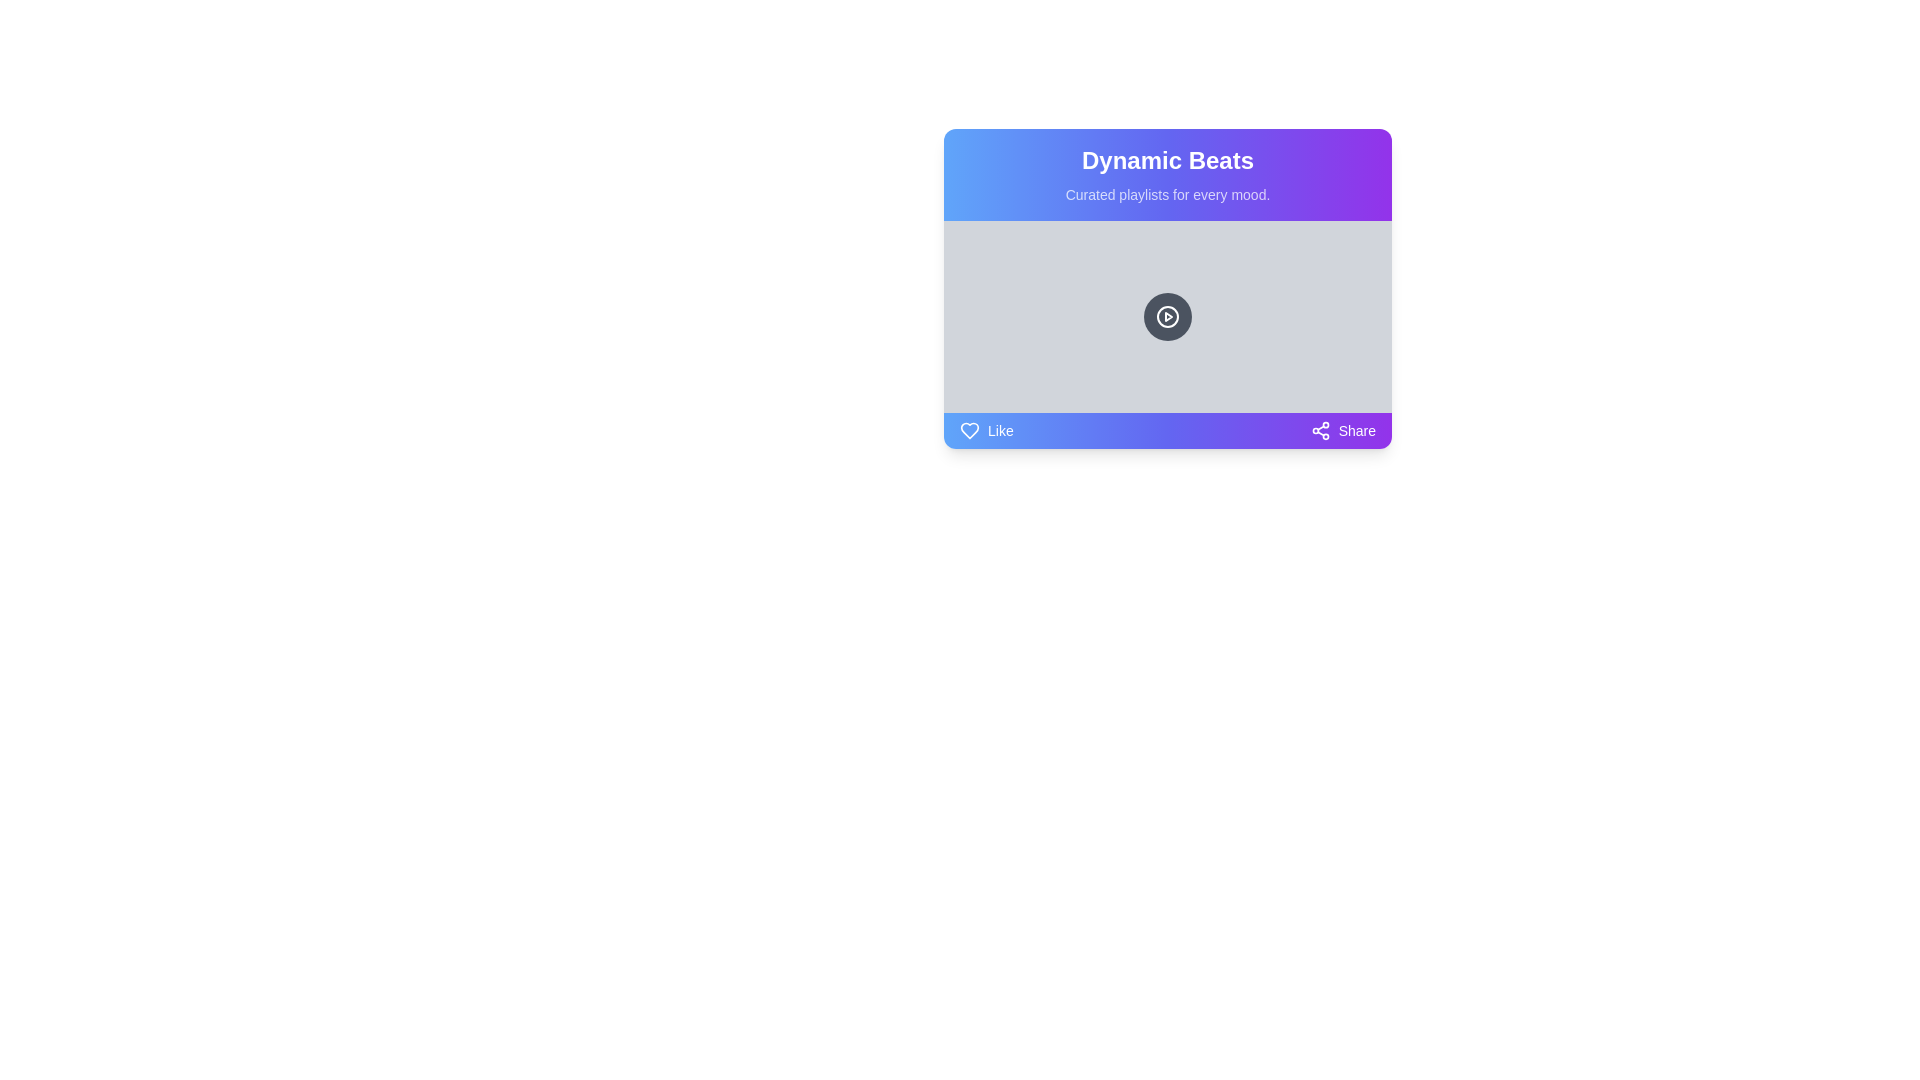  What do you see at coordinates (1167, 315) in the screenshot?
I see `the inner circle of the play button located at the center of the 'Dynamic Beats' card` at bounding box center [1167, 315].